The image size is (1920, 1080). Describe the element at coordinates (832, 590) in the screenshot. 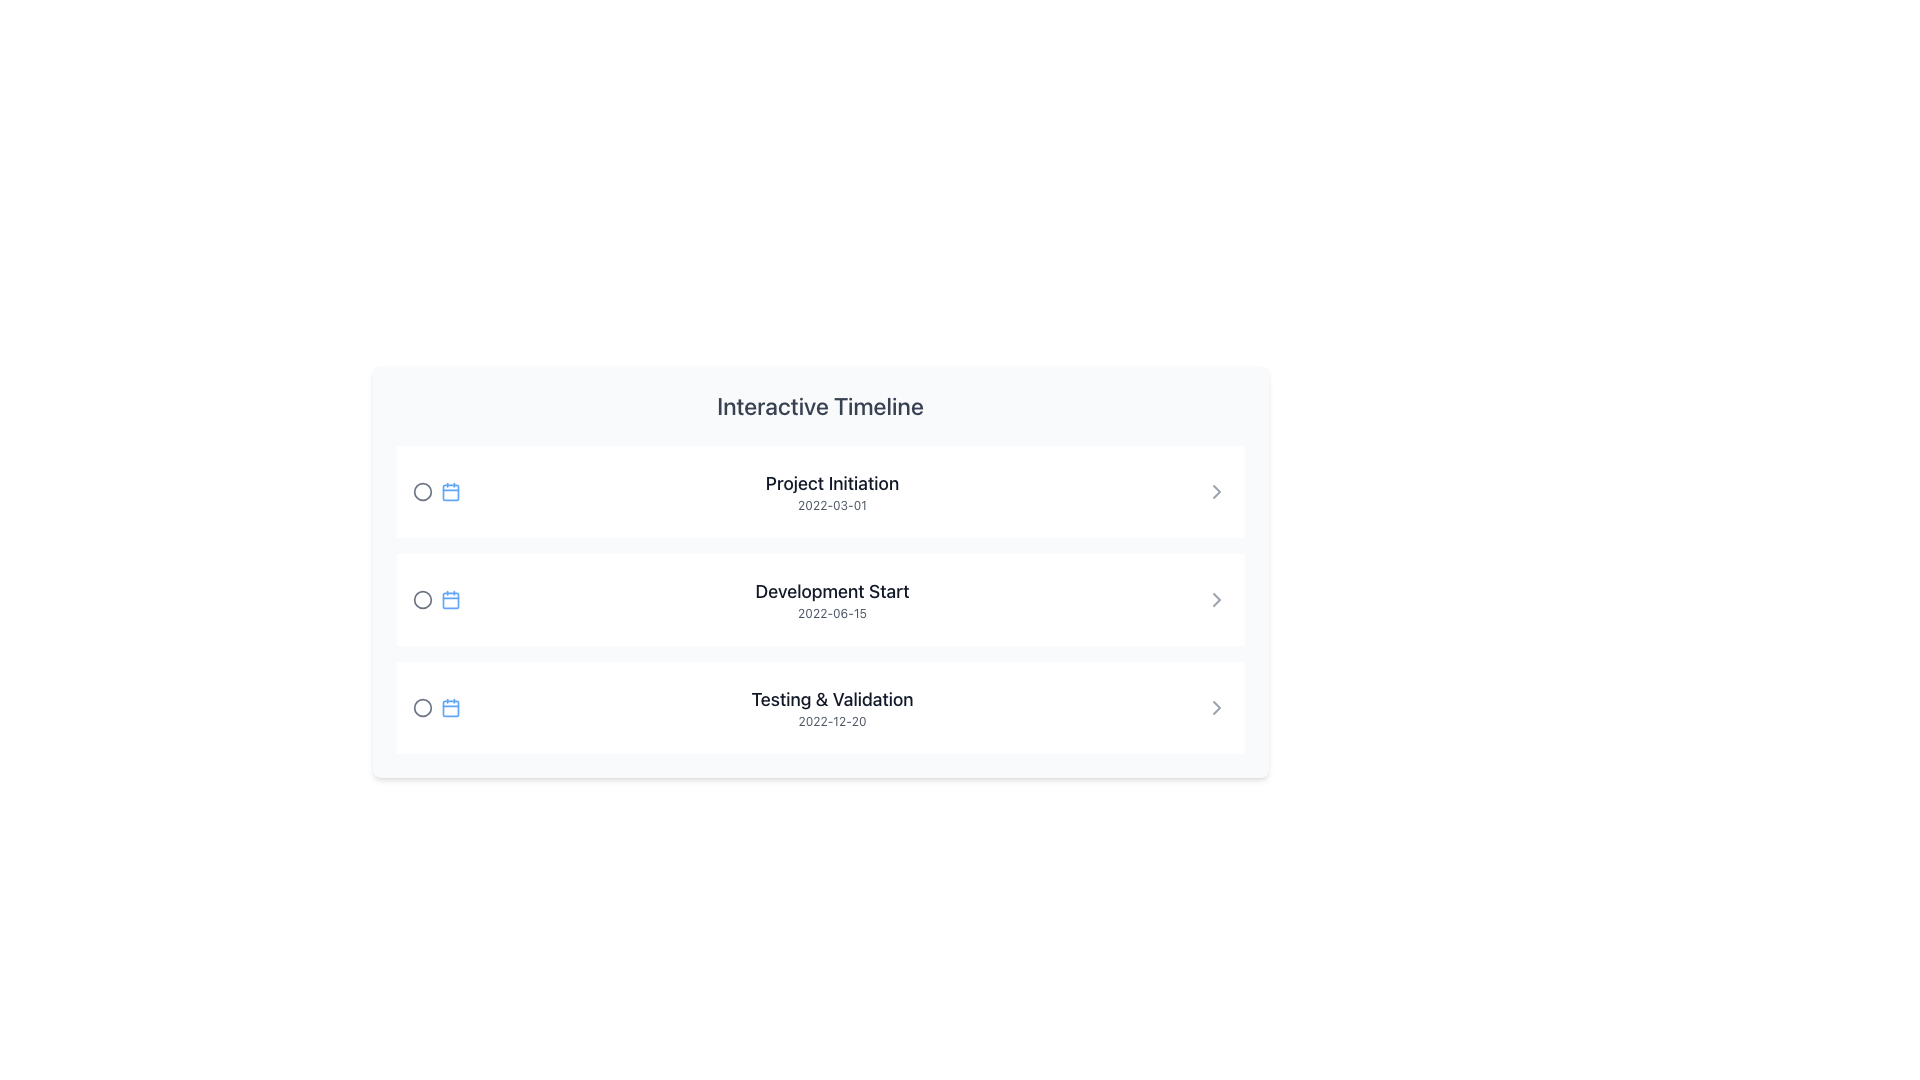

I see `the text label that displays 'Development Start', which is styled with a medium-sized font and dark gray color, located in the middle row of the timeline interface` at that location.